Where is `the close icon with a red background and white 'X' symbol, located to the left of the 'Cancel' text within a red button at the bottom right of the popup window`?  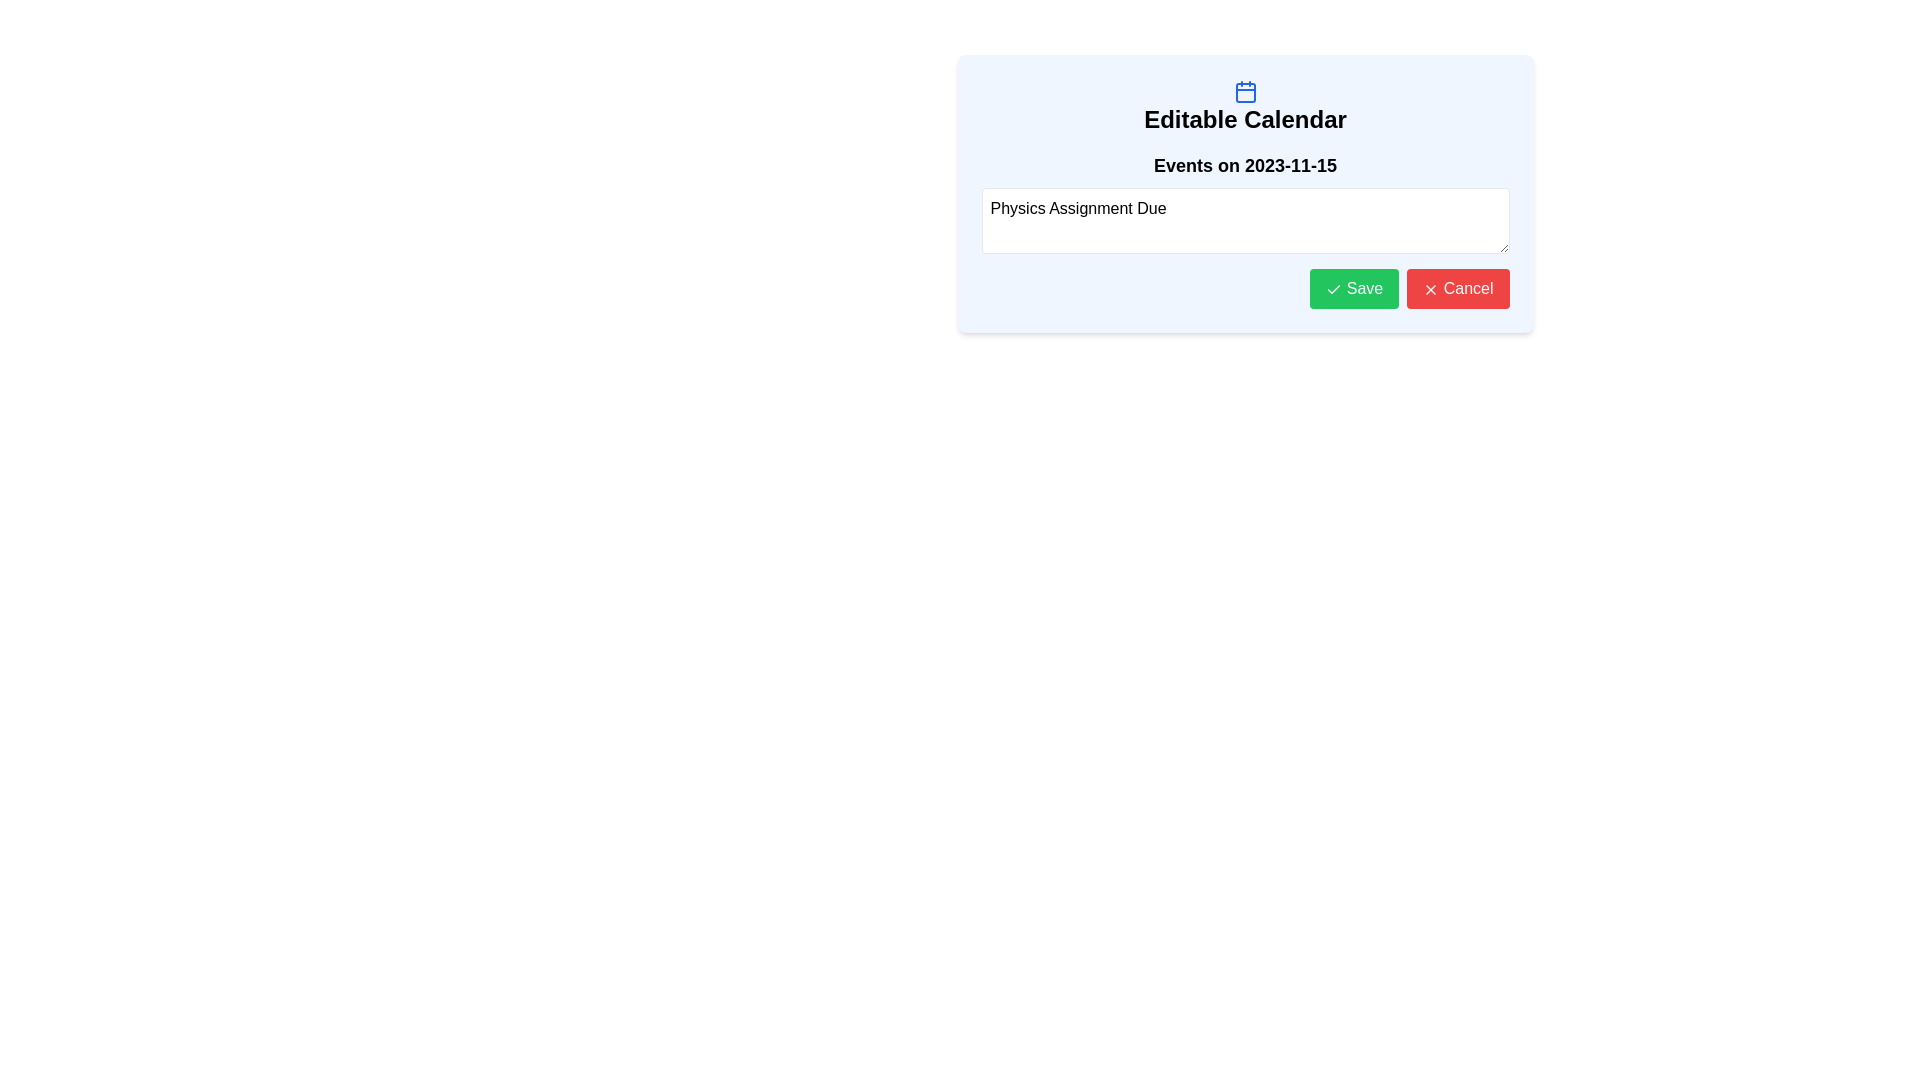
the close icon with a red background and white 'X' symbol, located to the left of the 'Cancel' text within a red button at the bottom right of the popup window is located at coordinates (1430, 289).